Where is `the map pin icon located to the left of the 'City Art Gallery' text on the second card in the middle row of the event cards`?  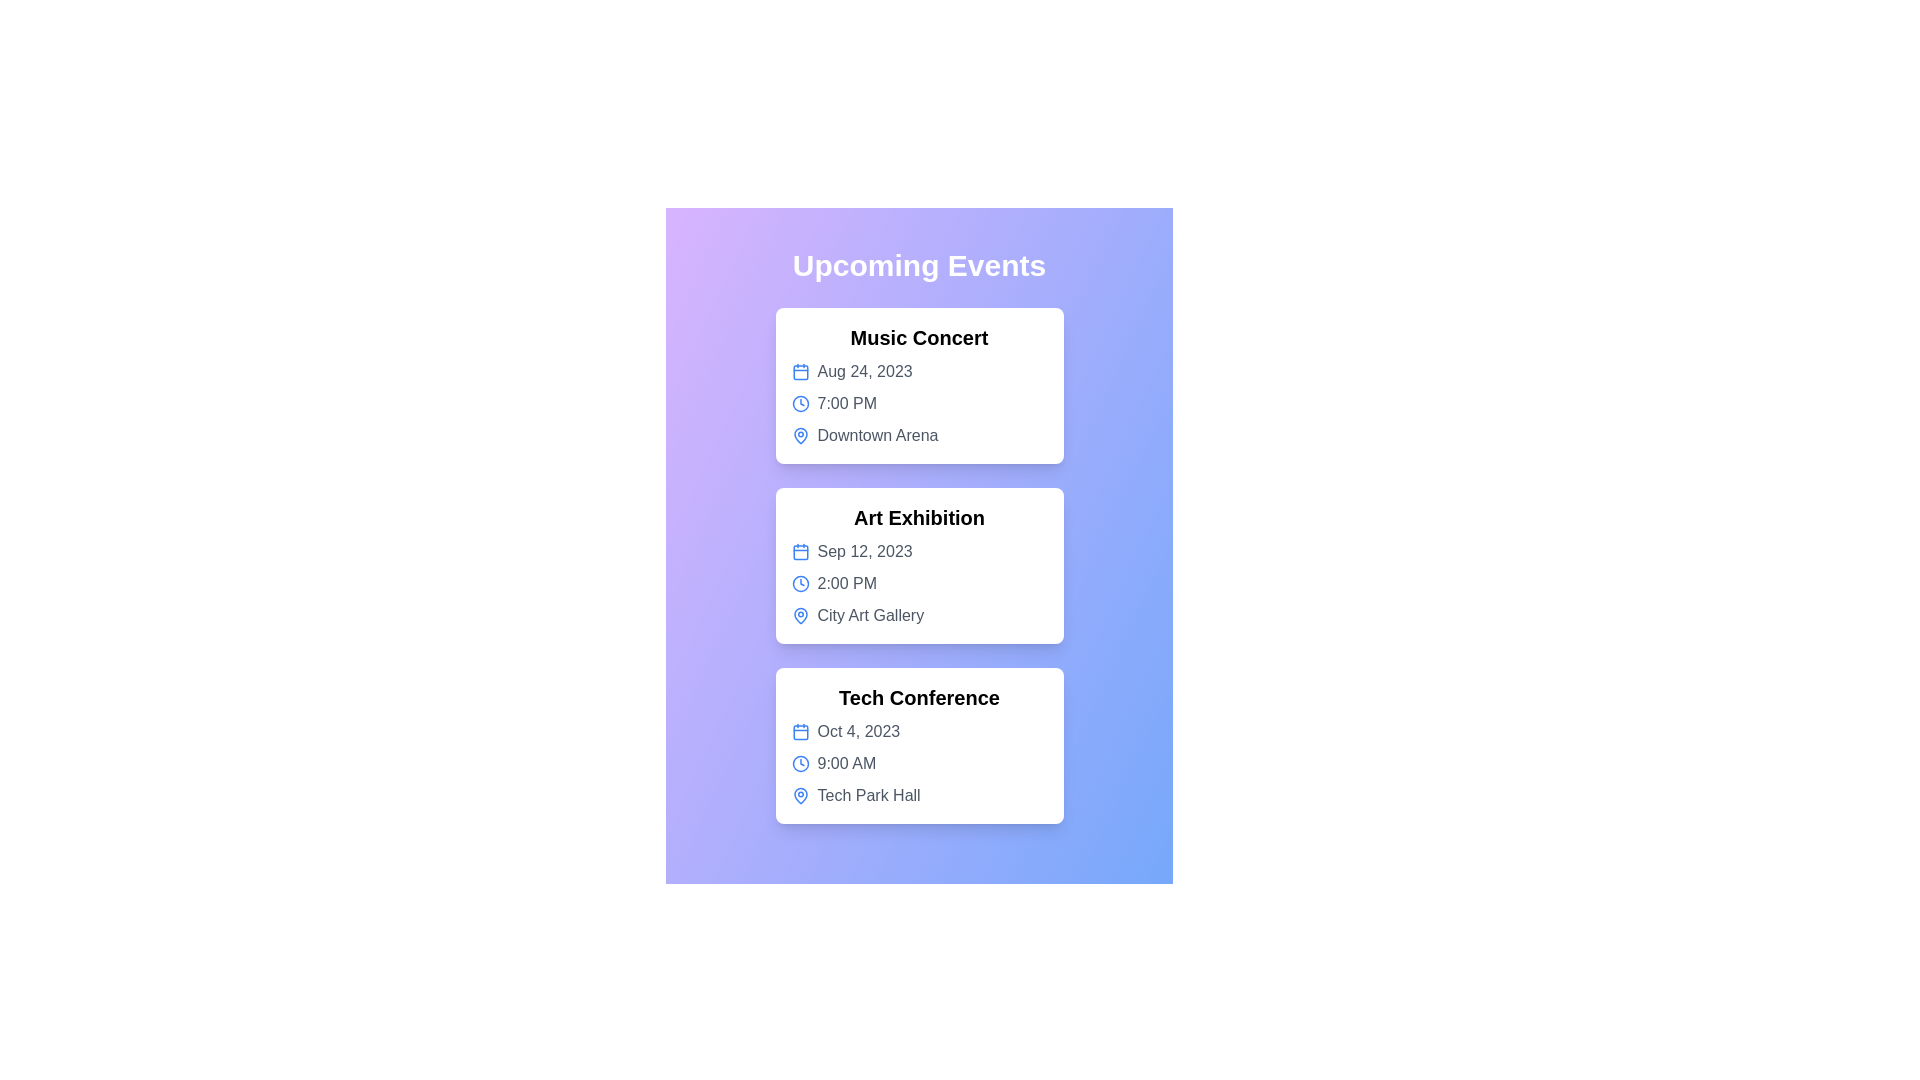 the map pin icon located to the left of the 'City Art Gallery' text on the second card in the middle row of the event cards is located at coordinates (800, 615).